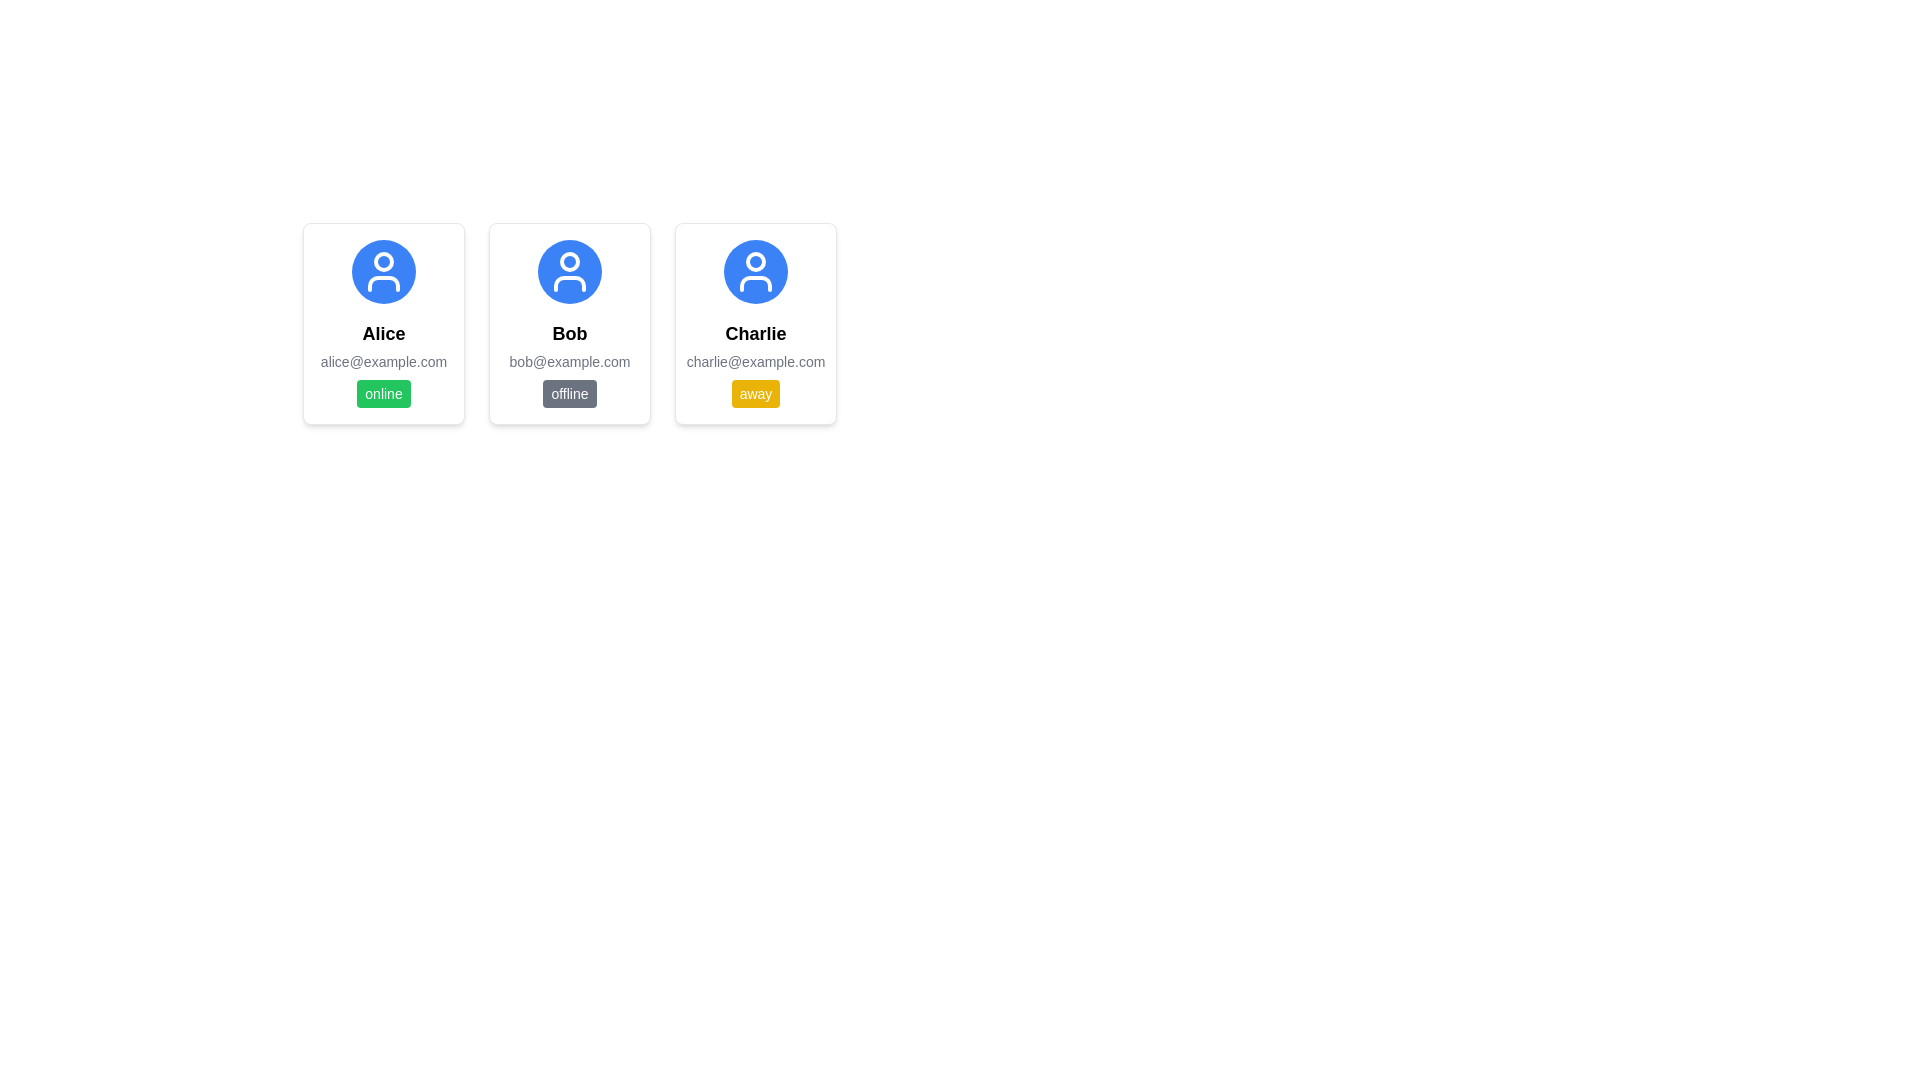 This screenshot has width=1920, height=1080. I want to click on the user icon located in the middle of the blue circular background in the third card from the left labeled 'Charlie' with an email 'charlie@example.com' and a yellow rectangular status indicator labeled 'away', so click(754, 272).